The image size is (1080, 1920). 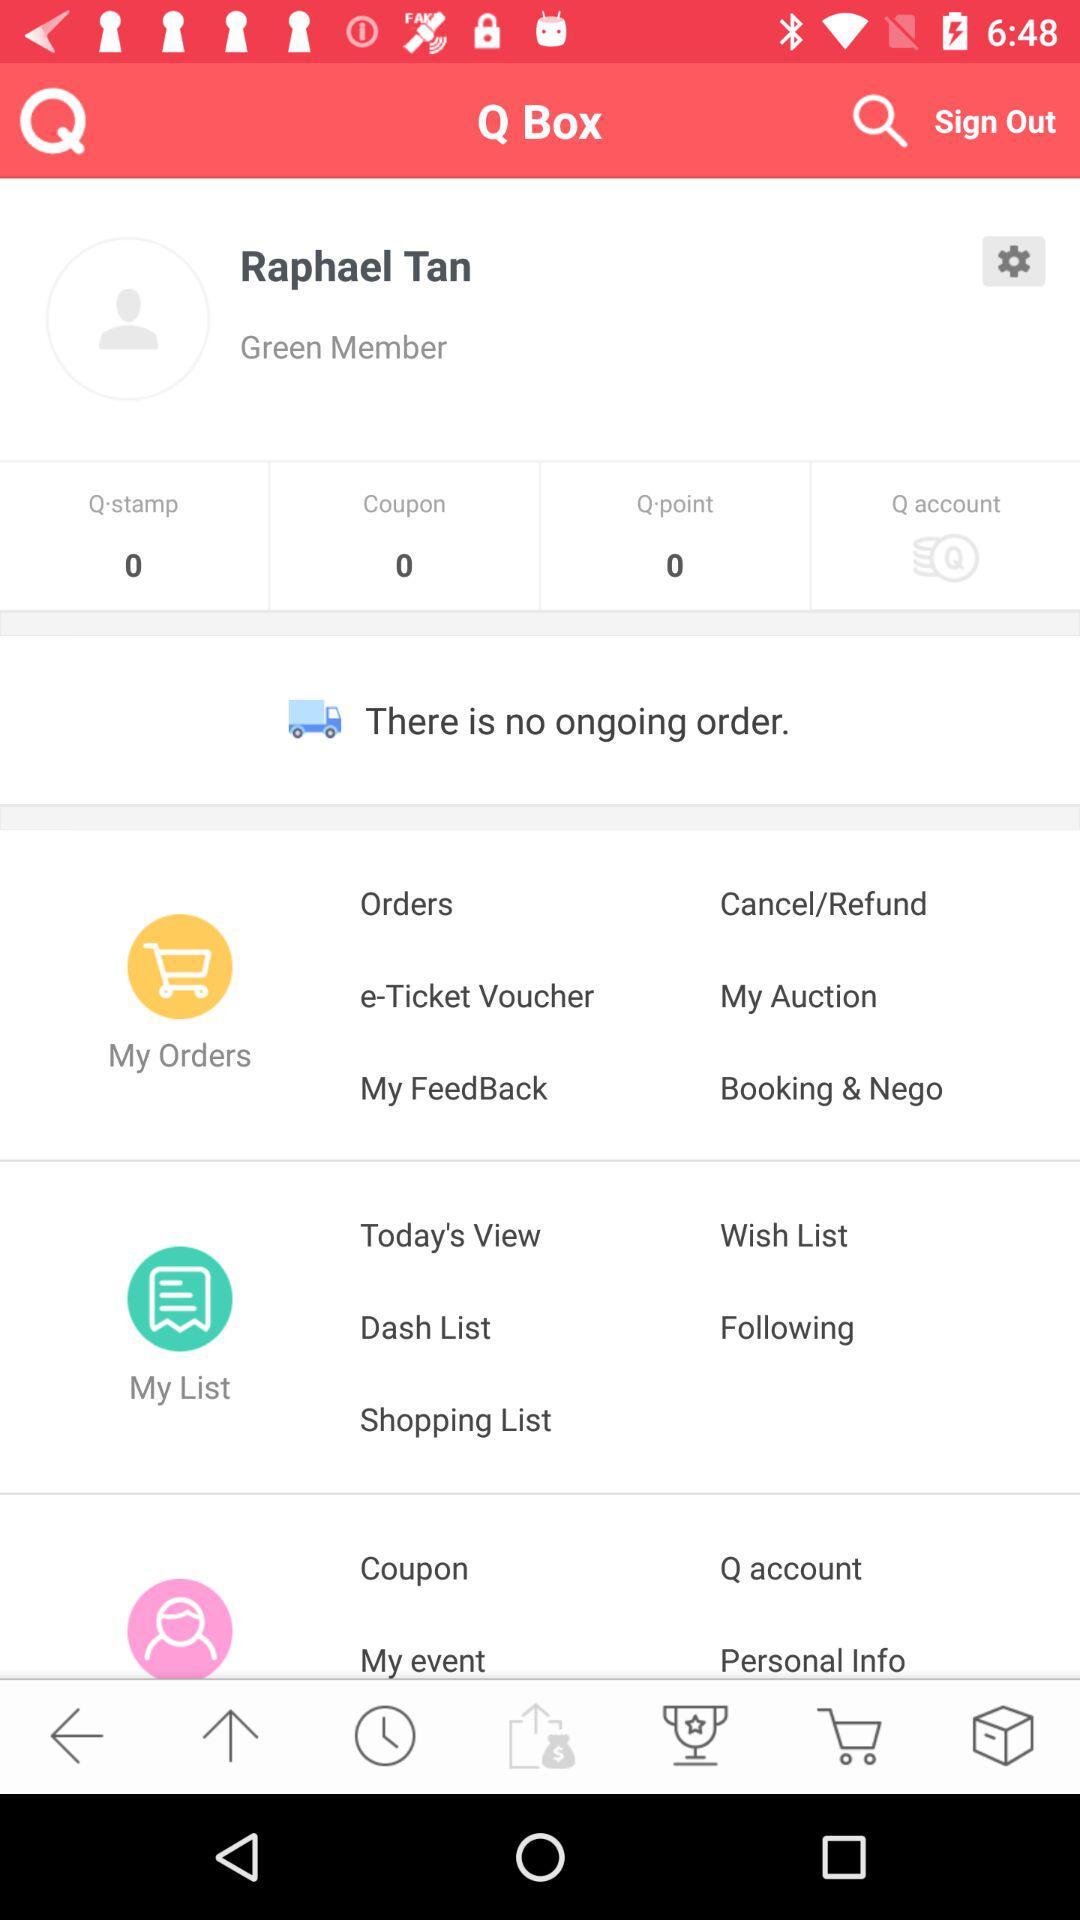 I want to click on it is a search button, so click(x=878, y=119).